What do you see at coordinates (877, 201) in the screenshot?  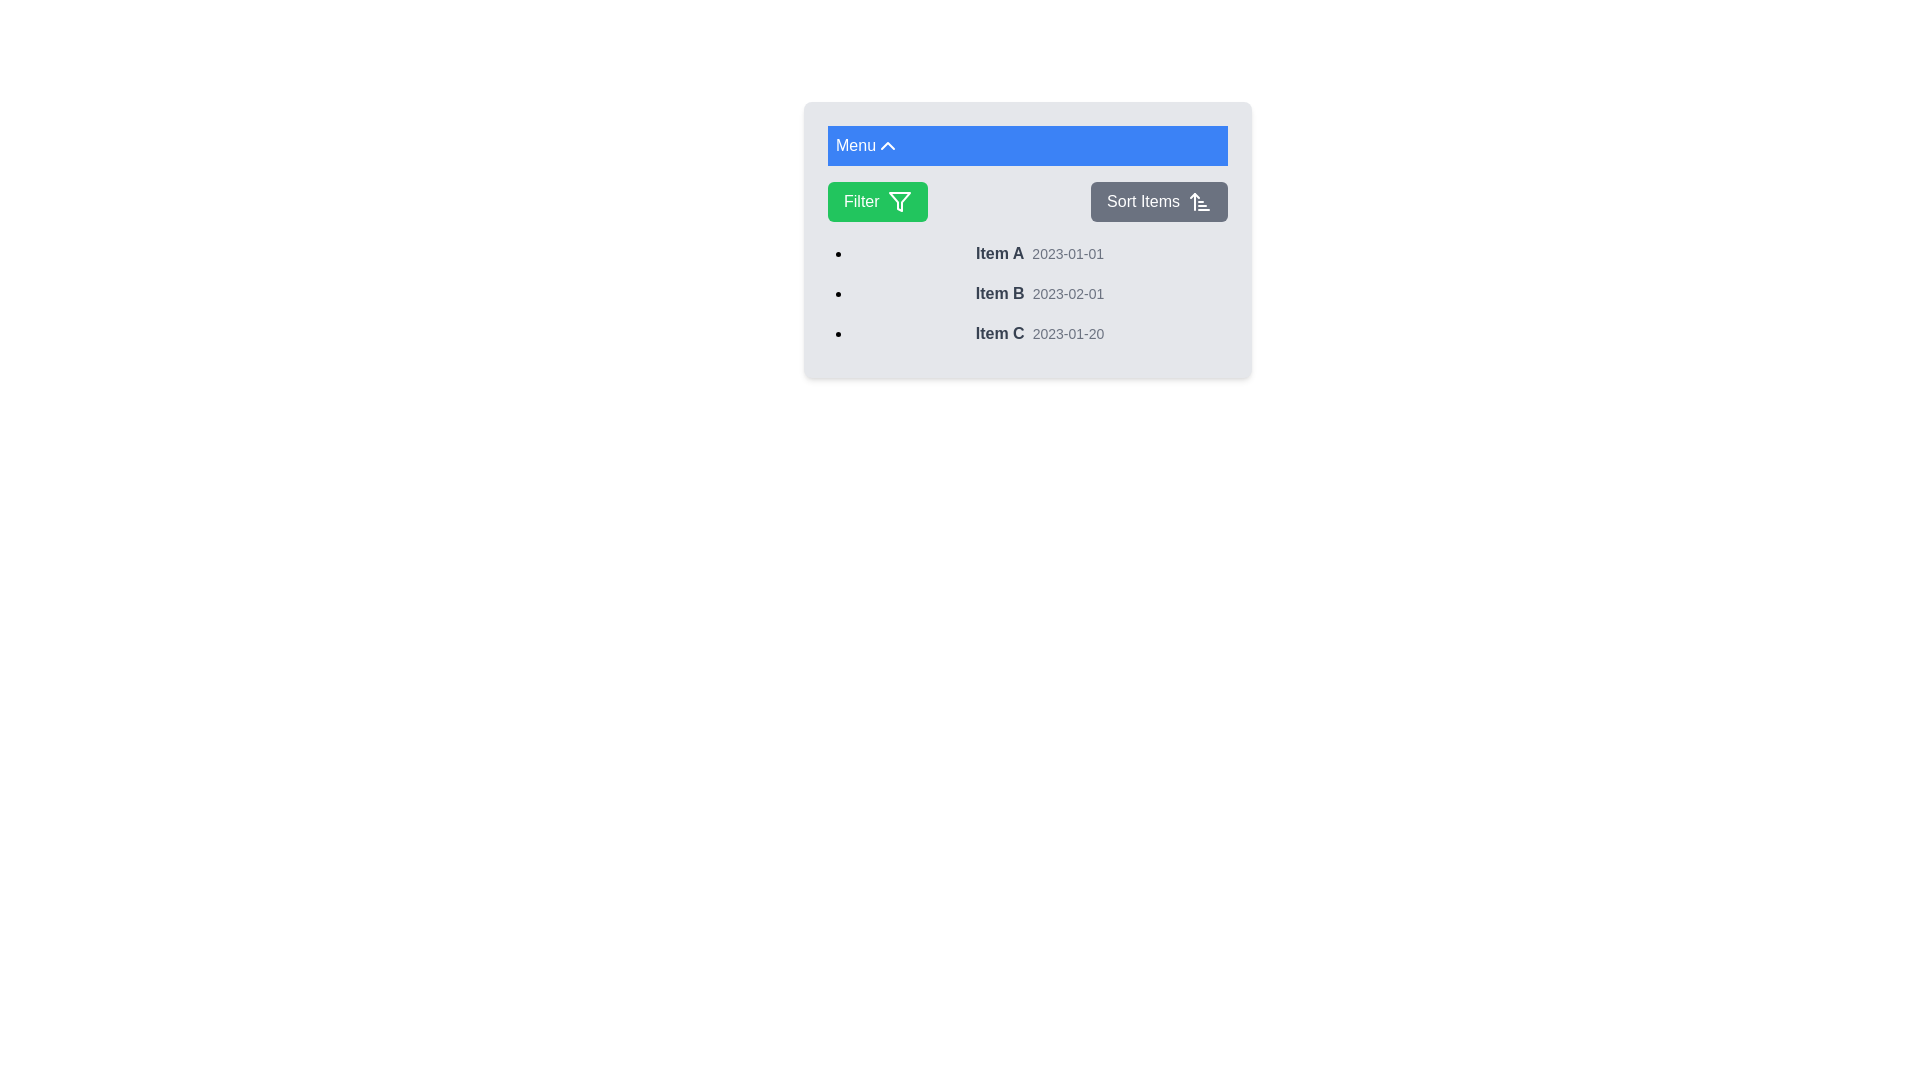 I see `Filter button to apply filters to the items` at bounding box center [877, 201].